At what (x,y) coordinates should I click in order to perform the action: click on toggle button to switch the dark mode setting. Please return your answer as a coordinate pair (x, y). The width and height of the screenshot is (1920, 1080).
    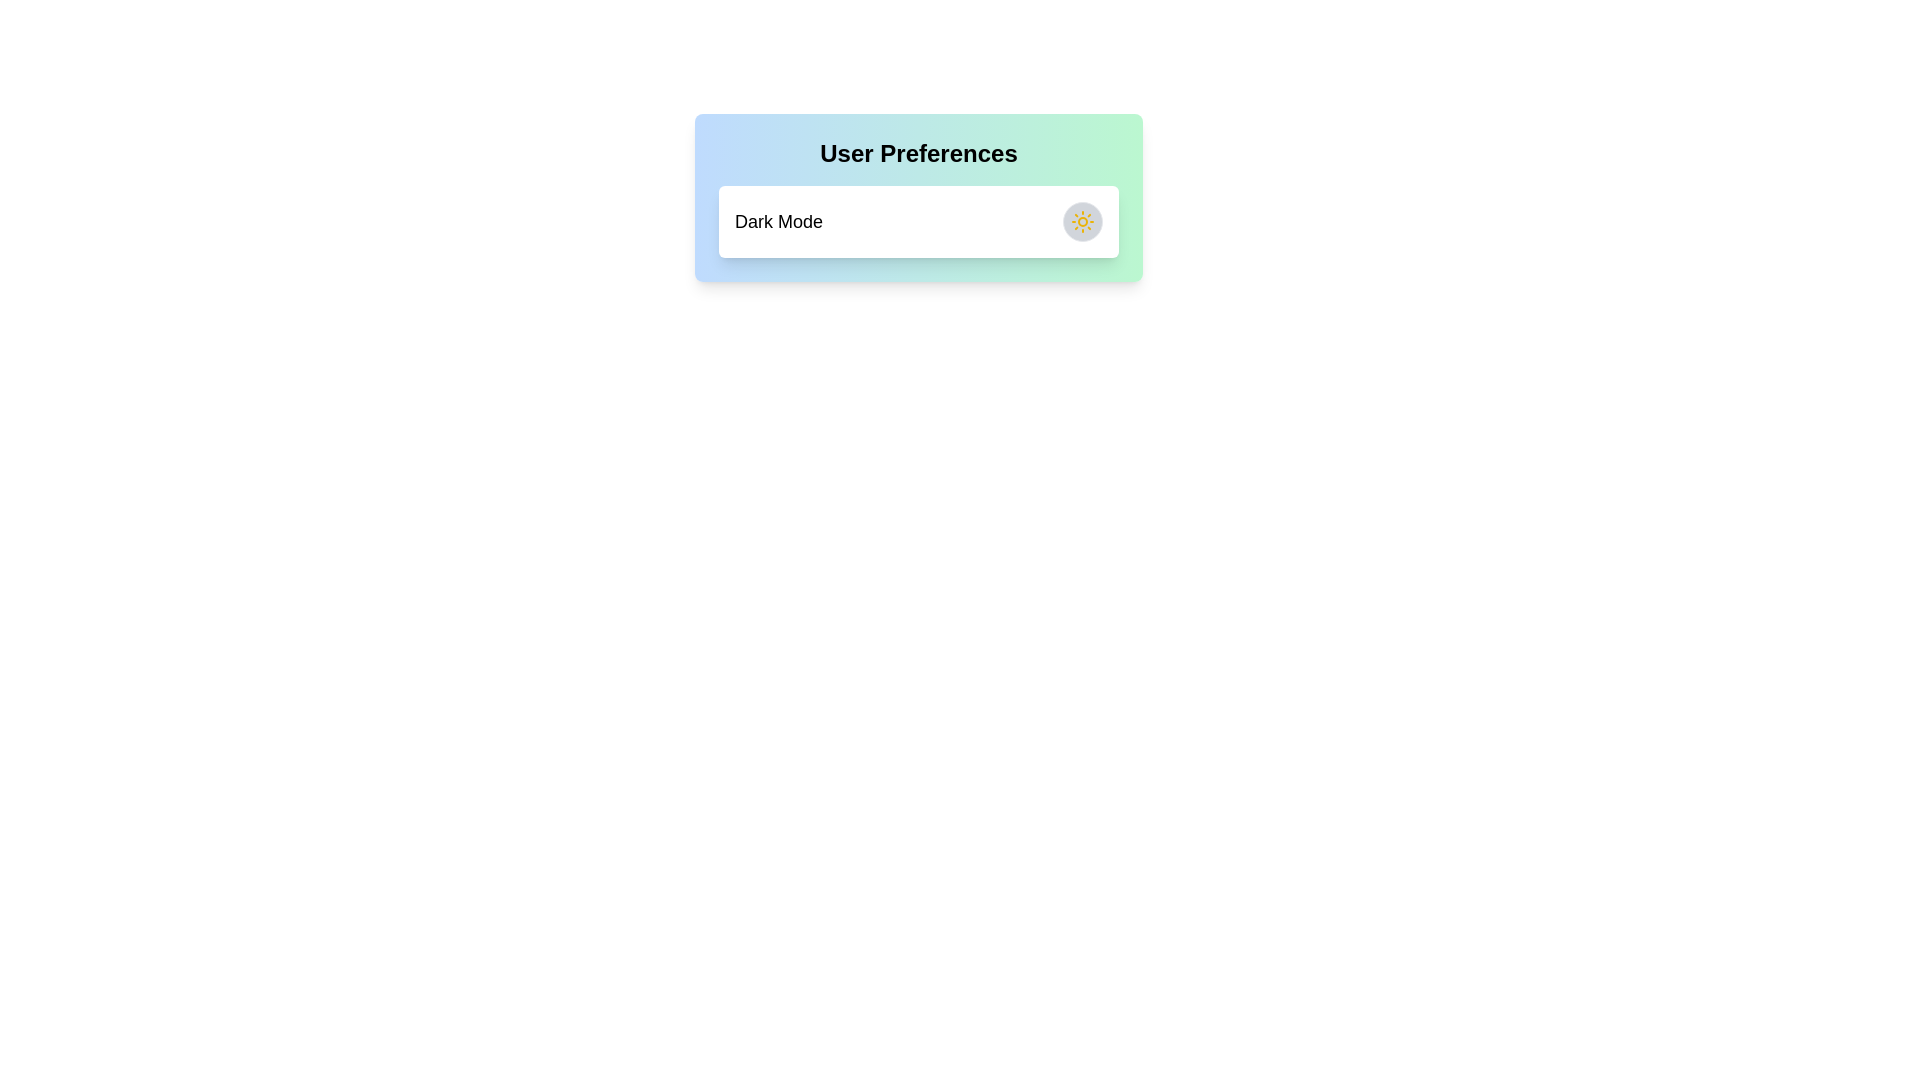
    Looking at the image, I should click on (1082, 222).